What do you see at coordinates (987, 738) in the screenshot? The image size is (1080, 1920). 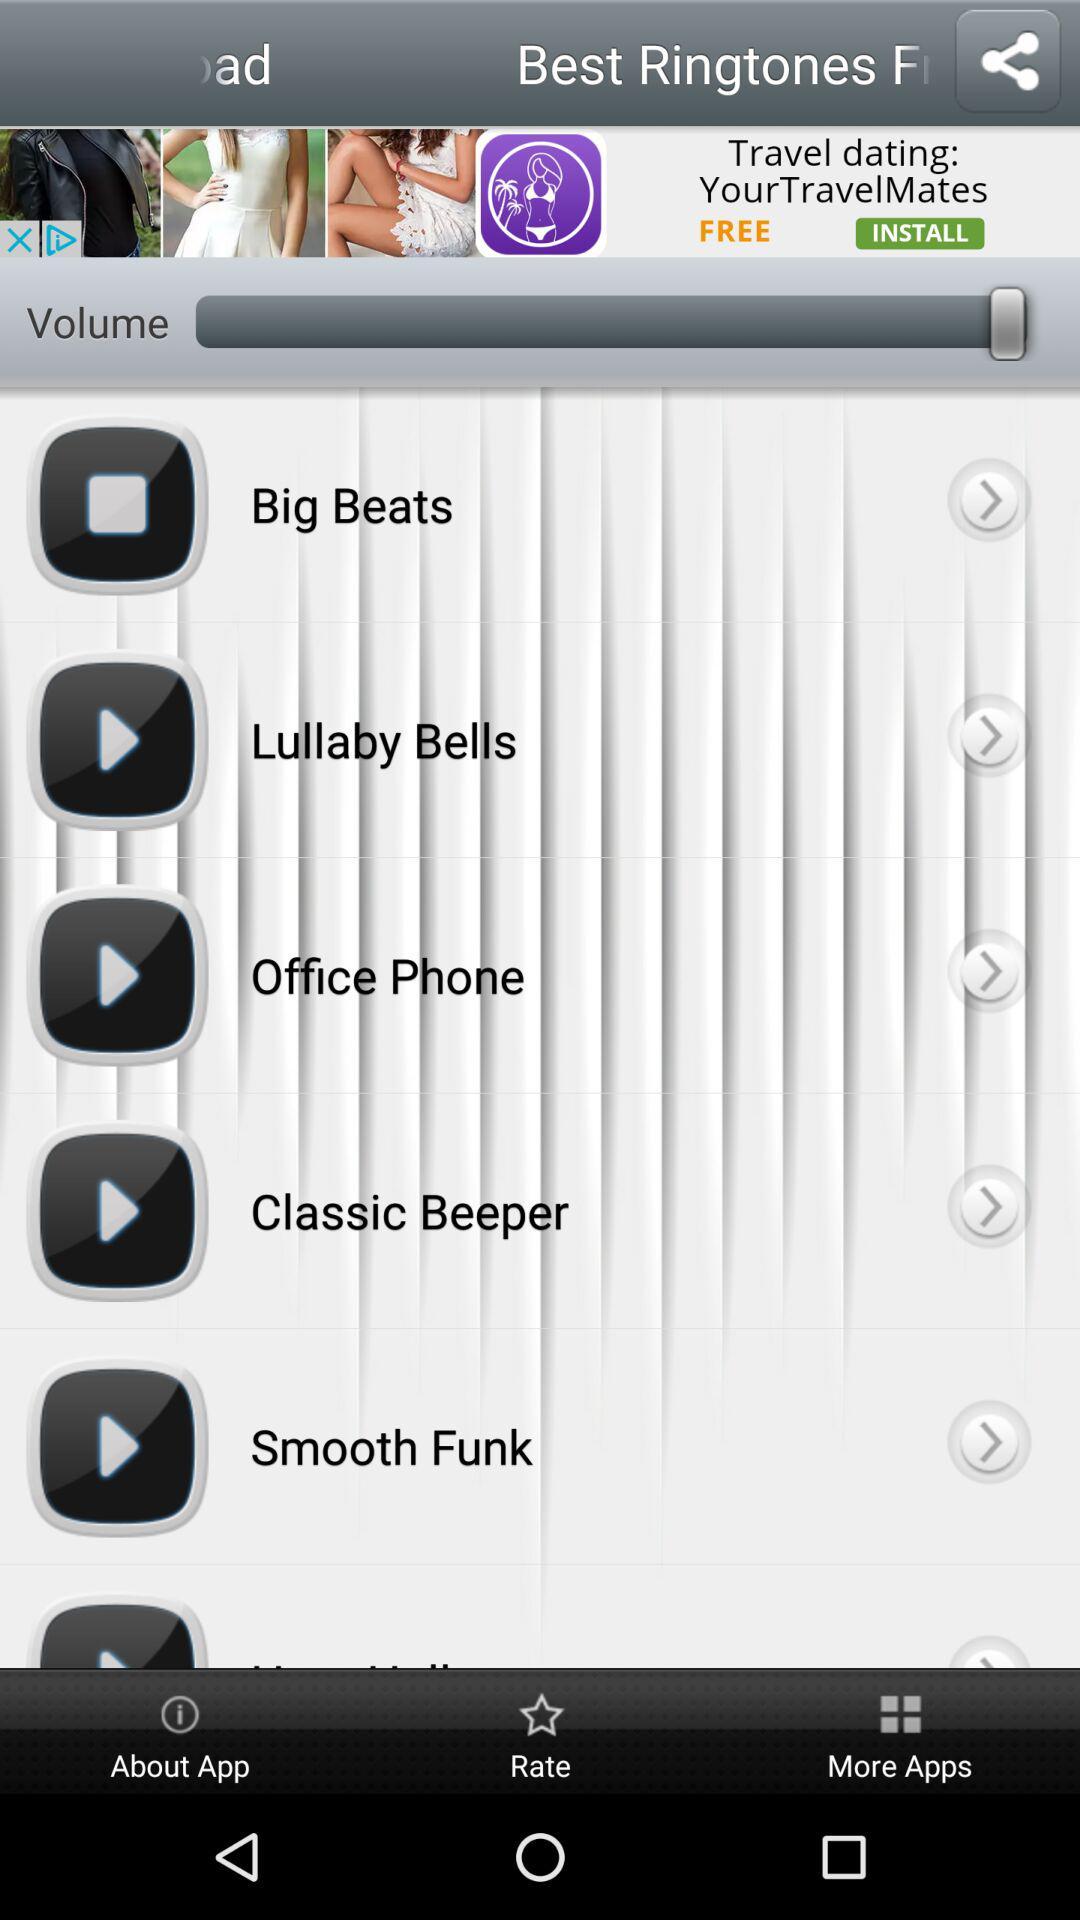 I see `next option` at bounding box center [987, 738].